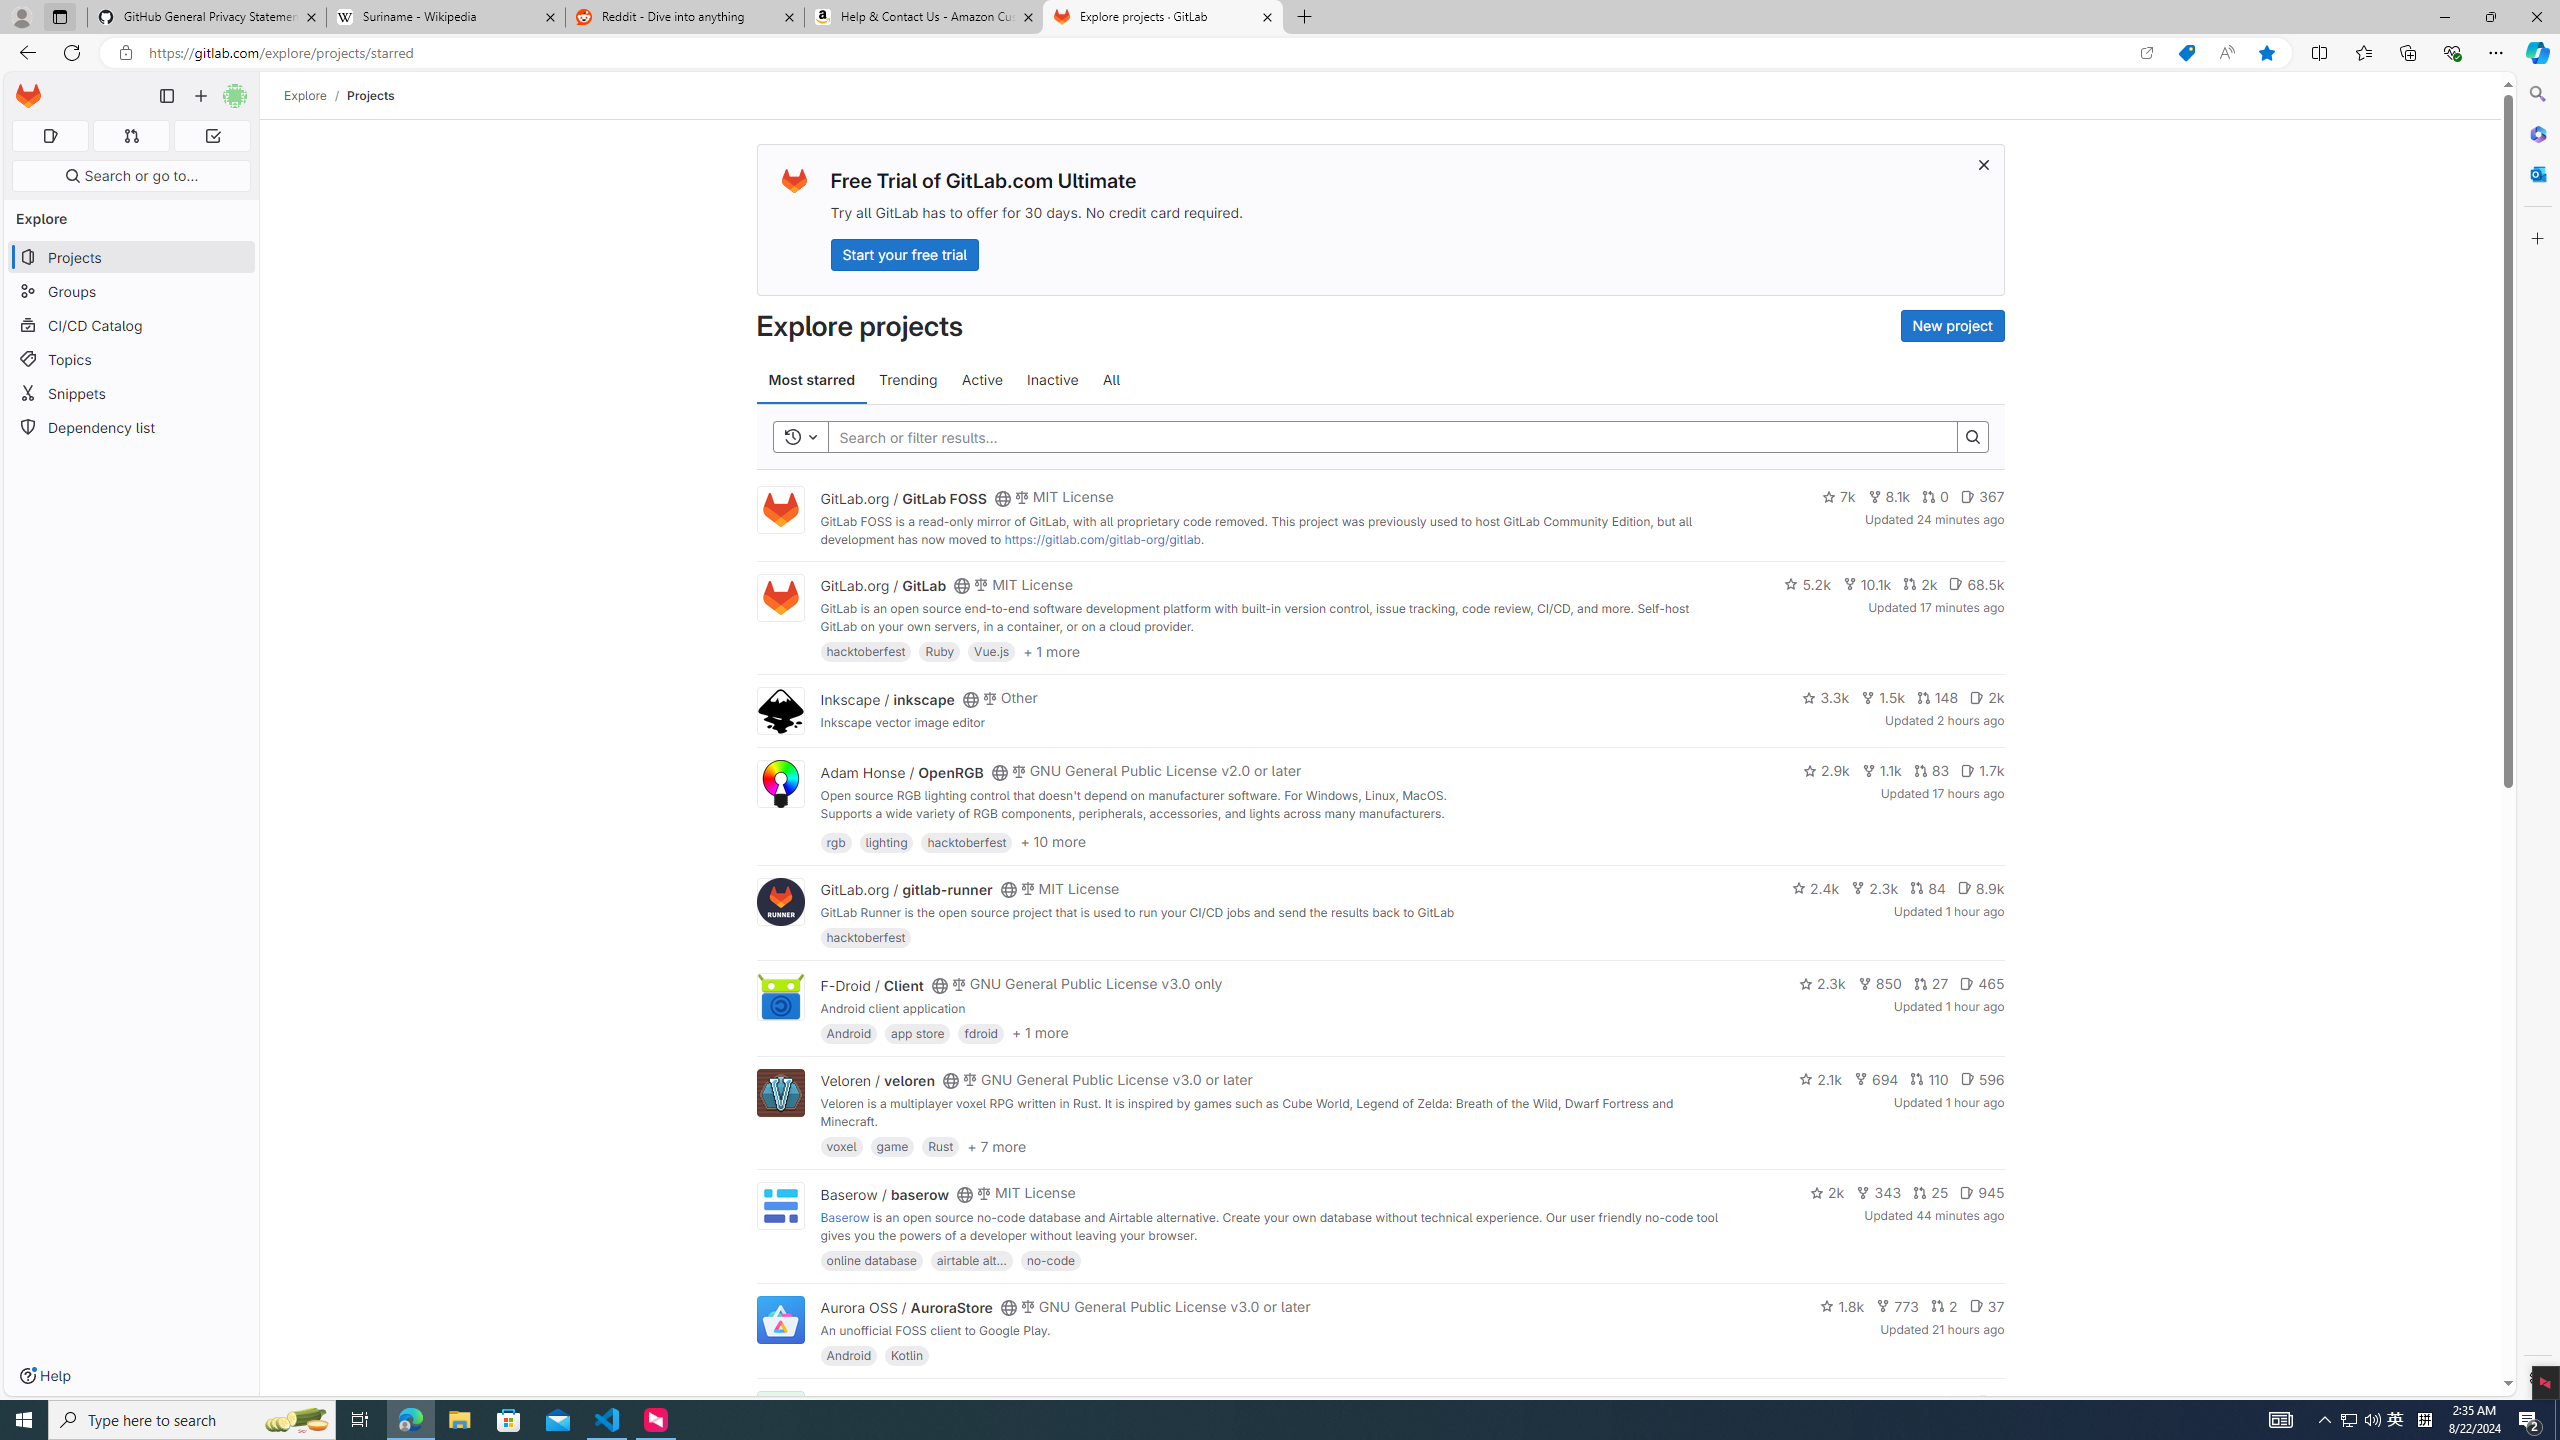  What do you see at coordinates (166, 95) in the screenshot?
I see `'Primary navigation sidebar'` at bounding box center [166, 95].